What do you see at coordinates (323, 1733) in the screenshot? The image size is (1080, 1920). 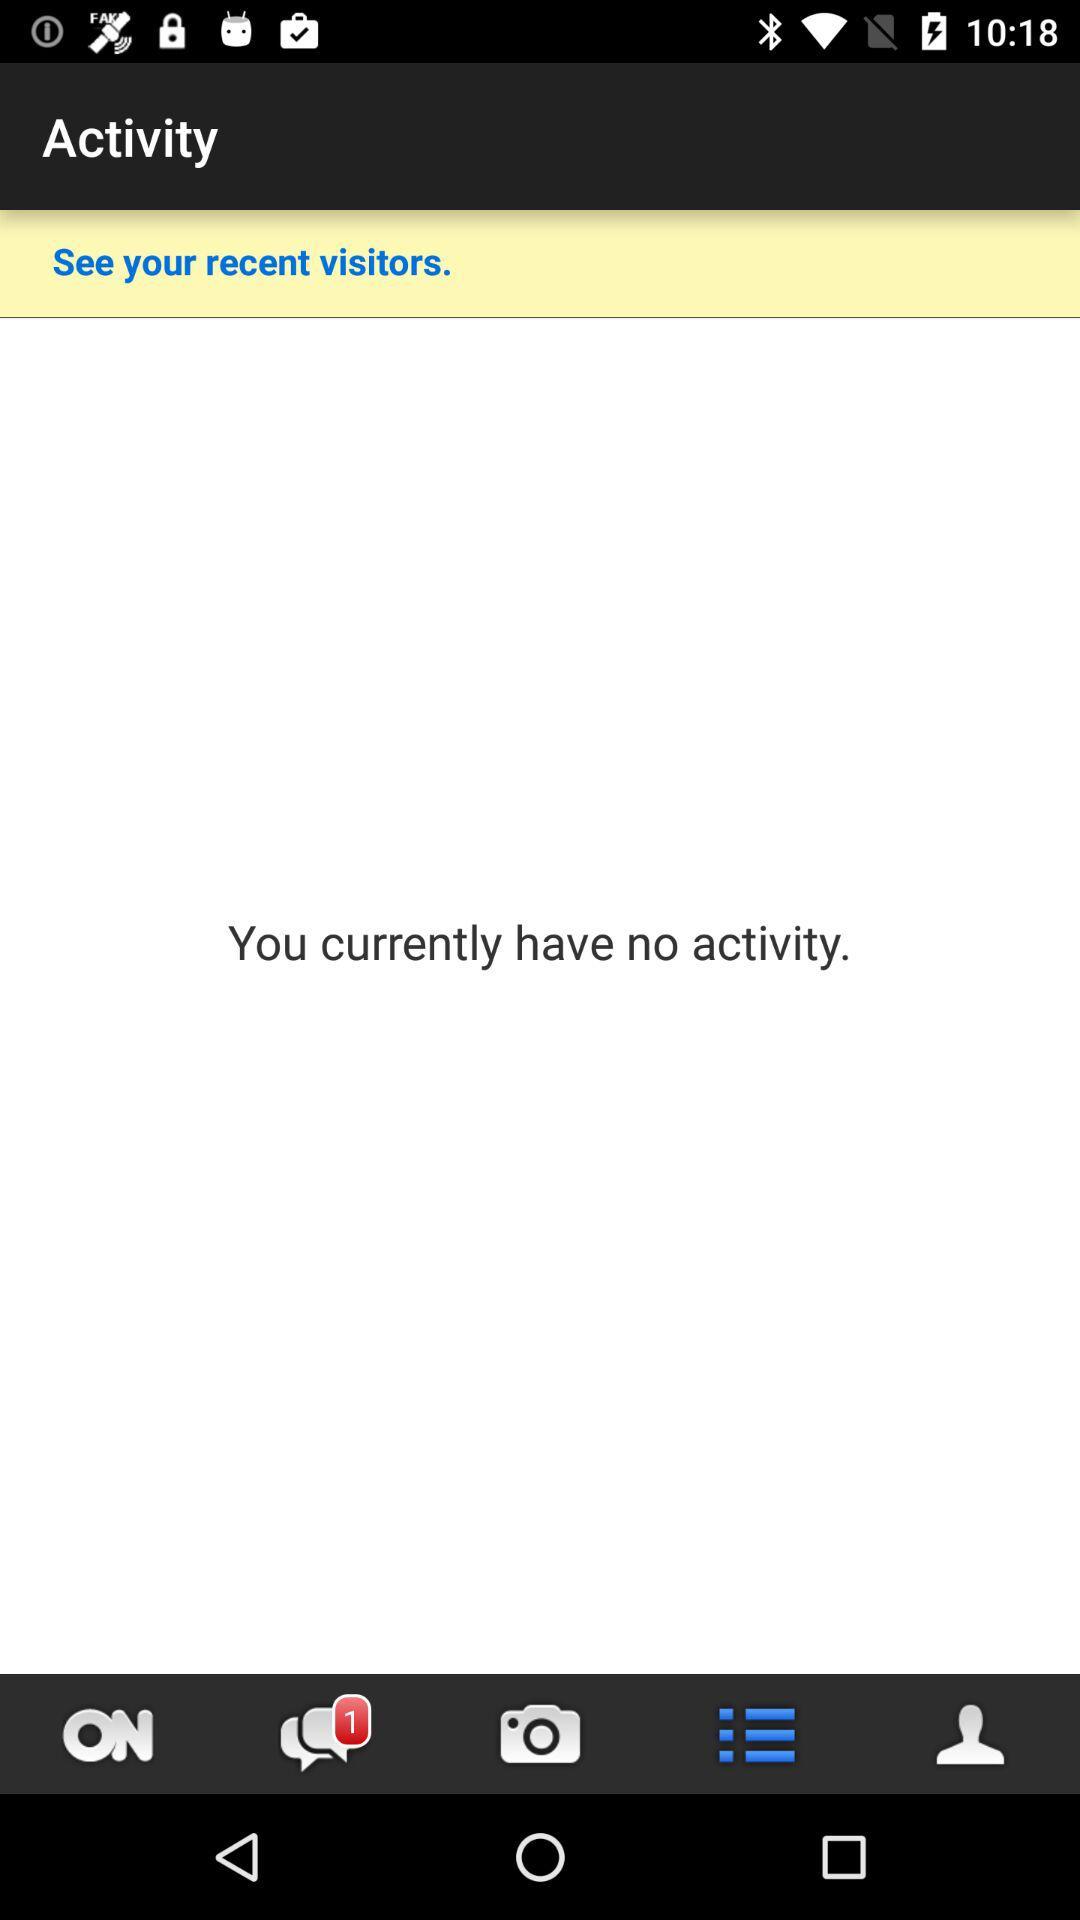 I see `message tab` at bounding box center [323, 1733].